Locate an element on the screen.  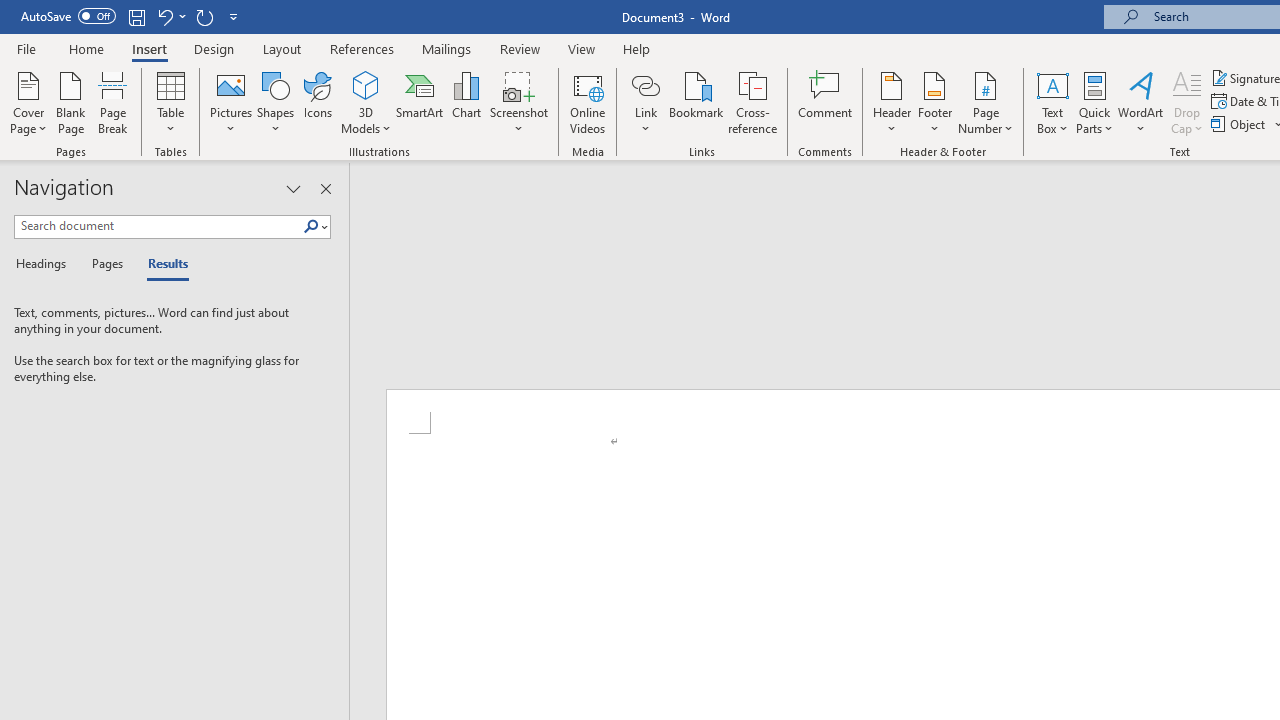
'Repeat Doc Close' is located at coordinates (204, 16).